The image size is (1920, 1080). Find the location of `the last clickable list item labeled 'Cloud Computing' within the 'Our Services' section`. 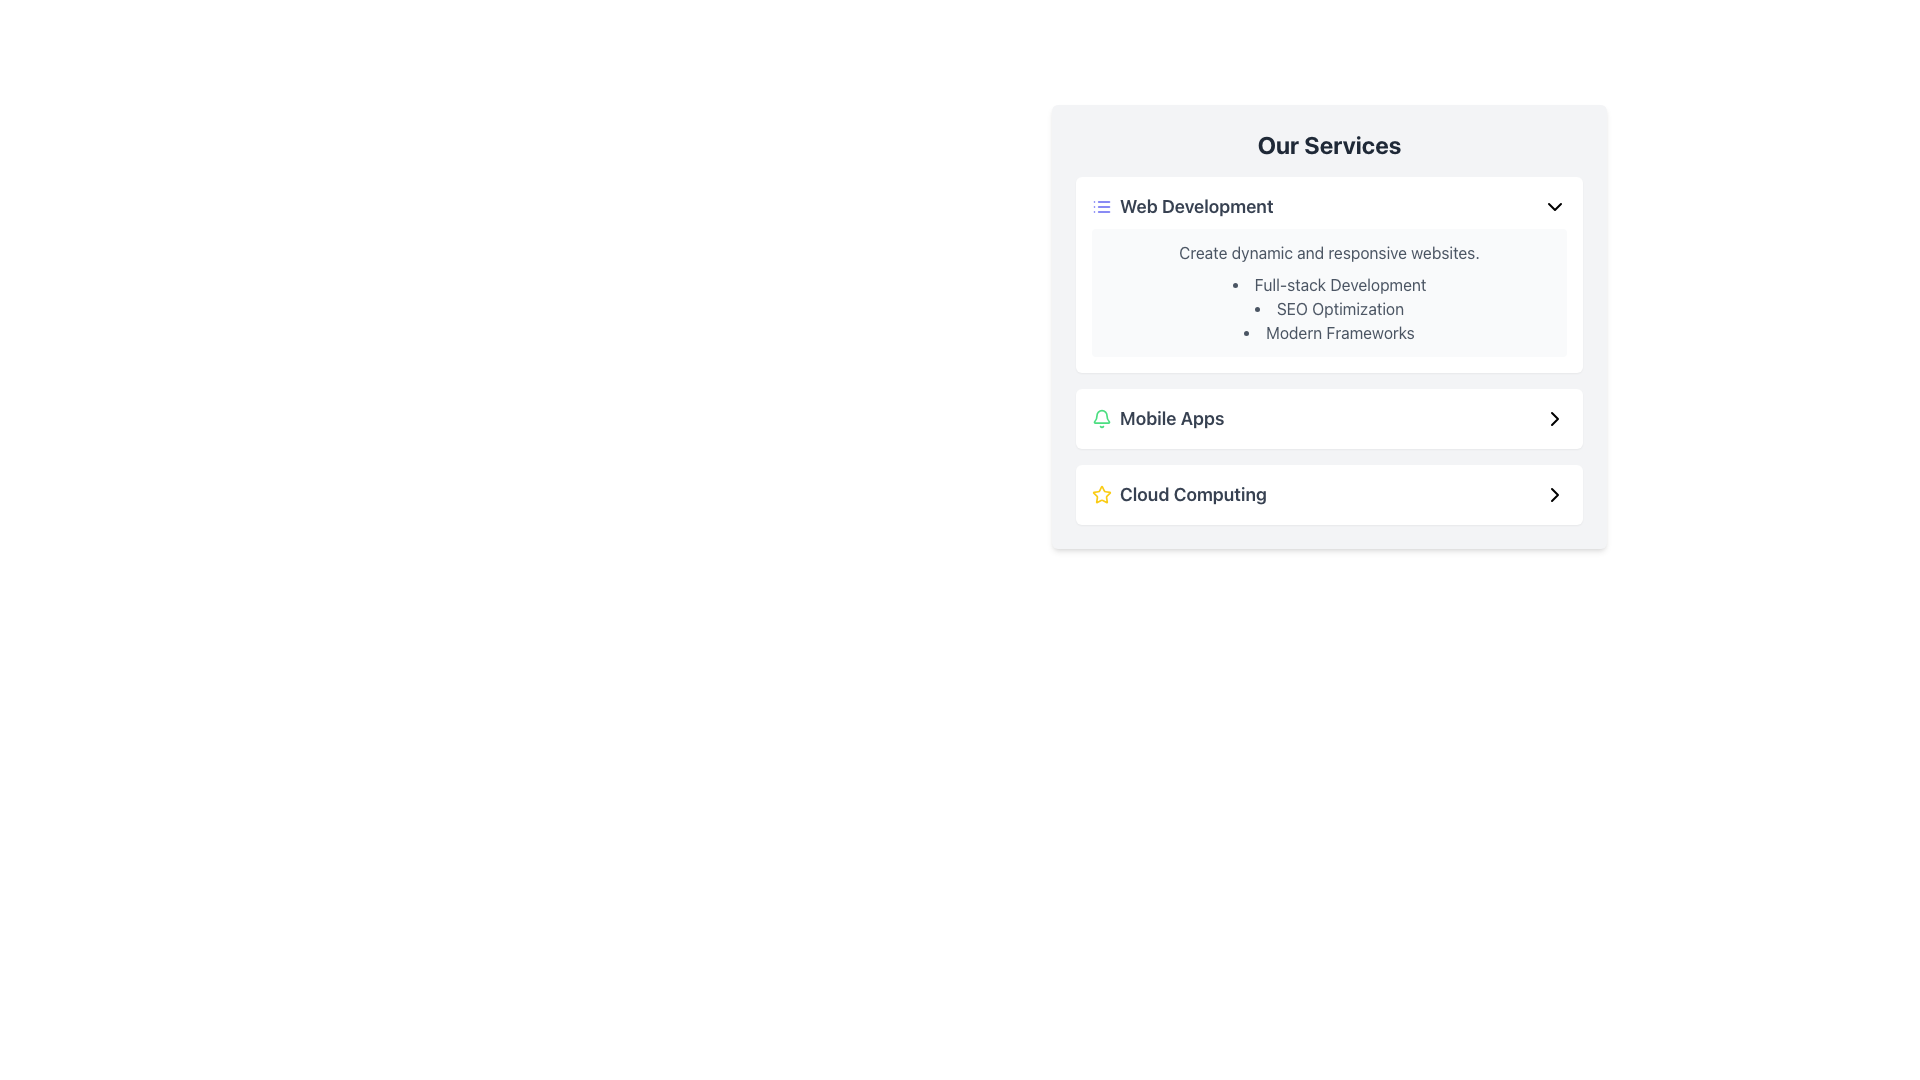

the last clickable list item labeled 'Cloud Computing' within the 'Our Services' section is located at coordinates (1329, 494).